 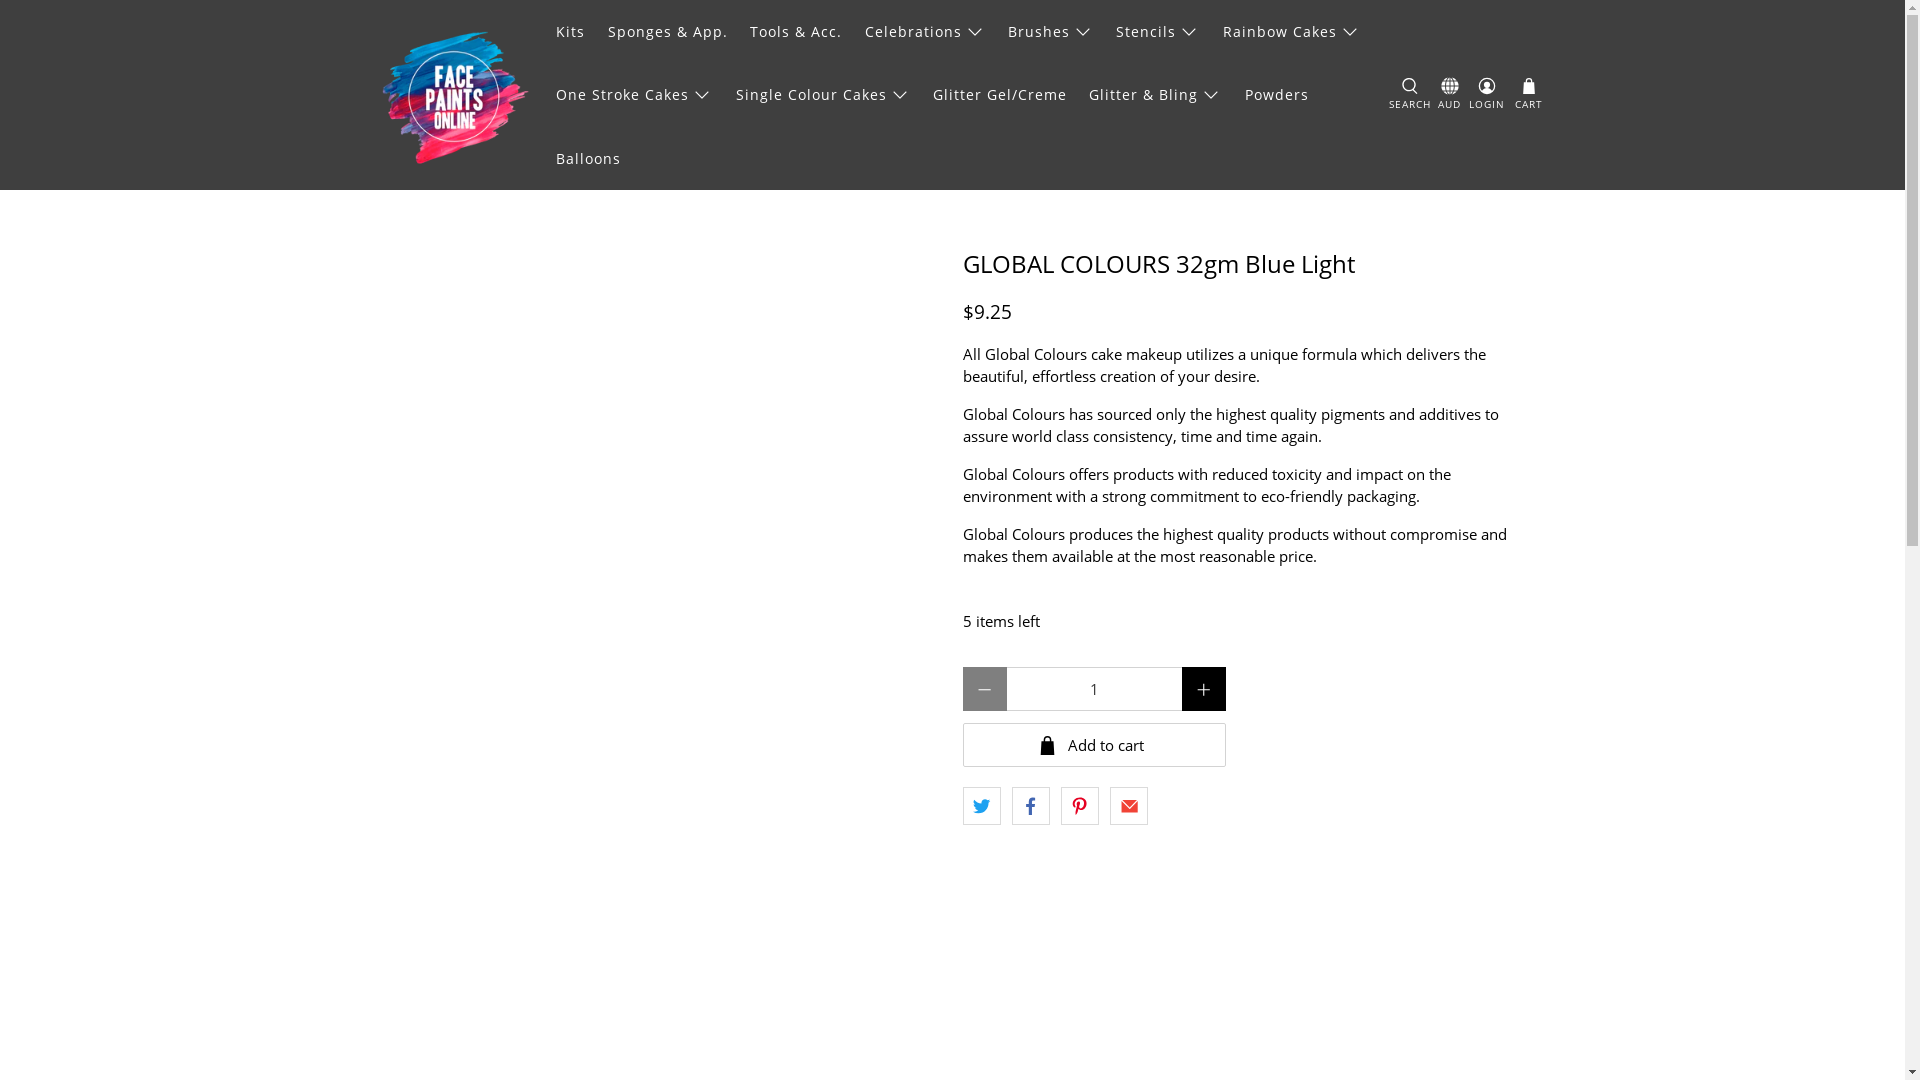 I want to click on 'Tools & Acc.', so click(x=795, y=31).